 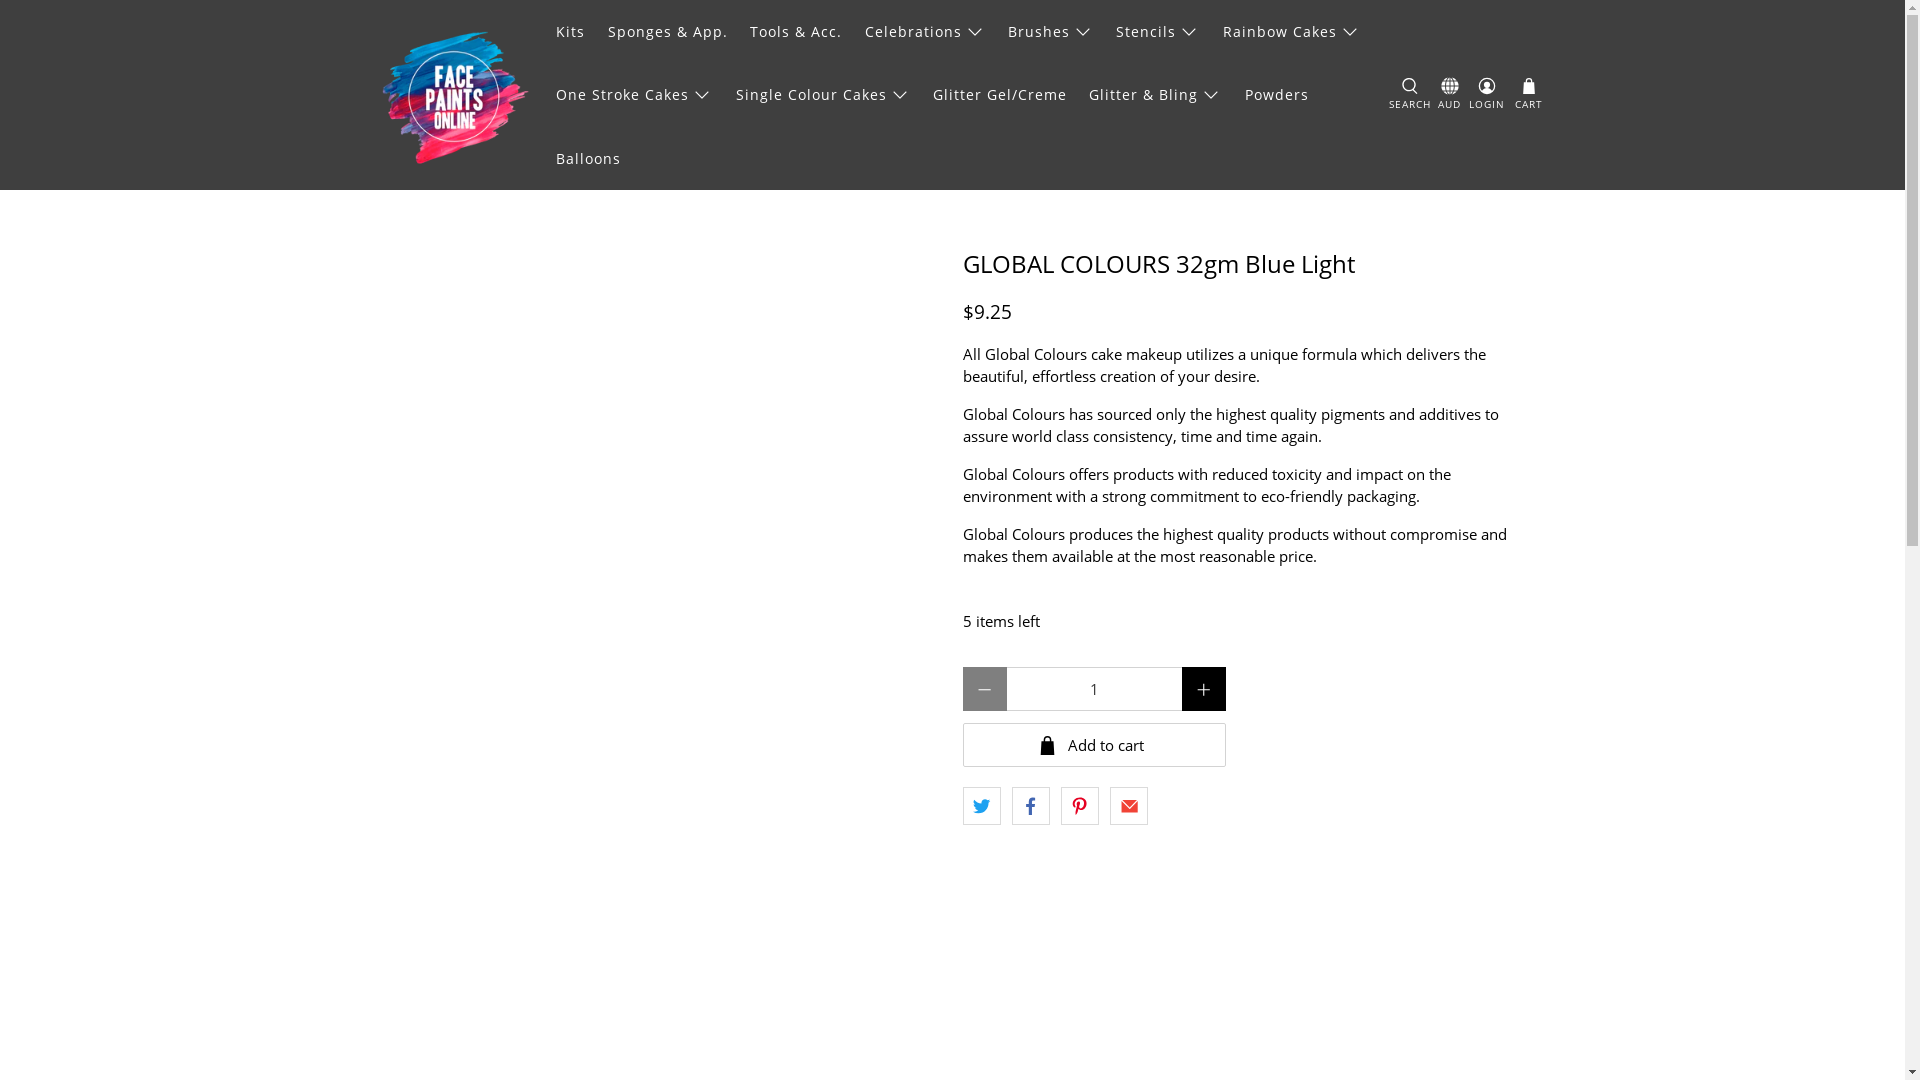 I want to click on 'Tools & Acc.', so click(x=795, y=31).